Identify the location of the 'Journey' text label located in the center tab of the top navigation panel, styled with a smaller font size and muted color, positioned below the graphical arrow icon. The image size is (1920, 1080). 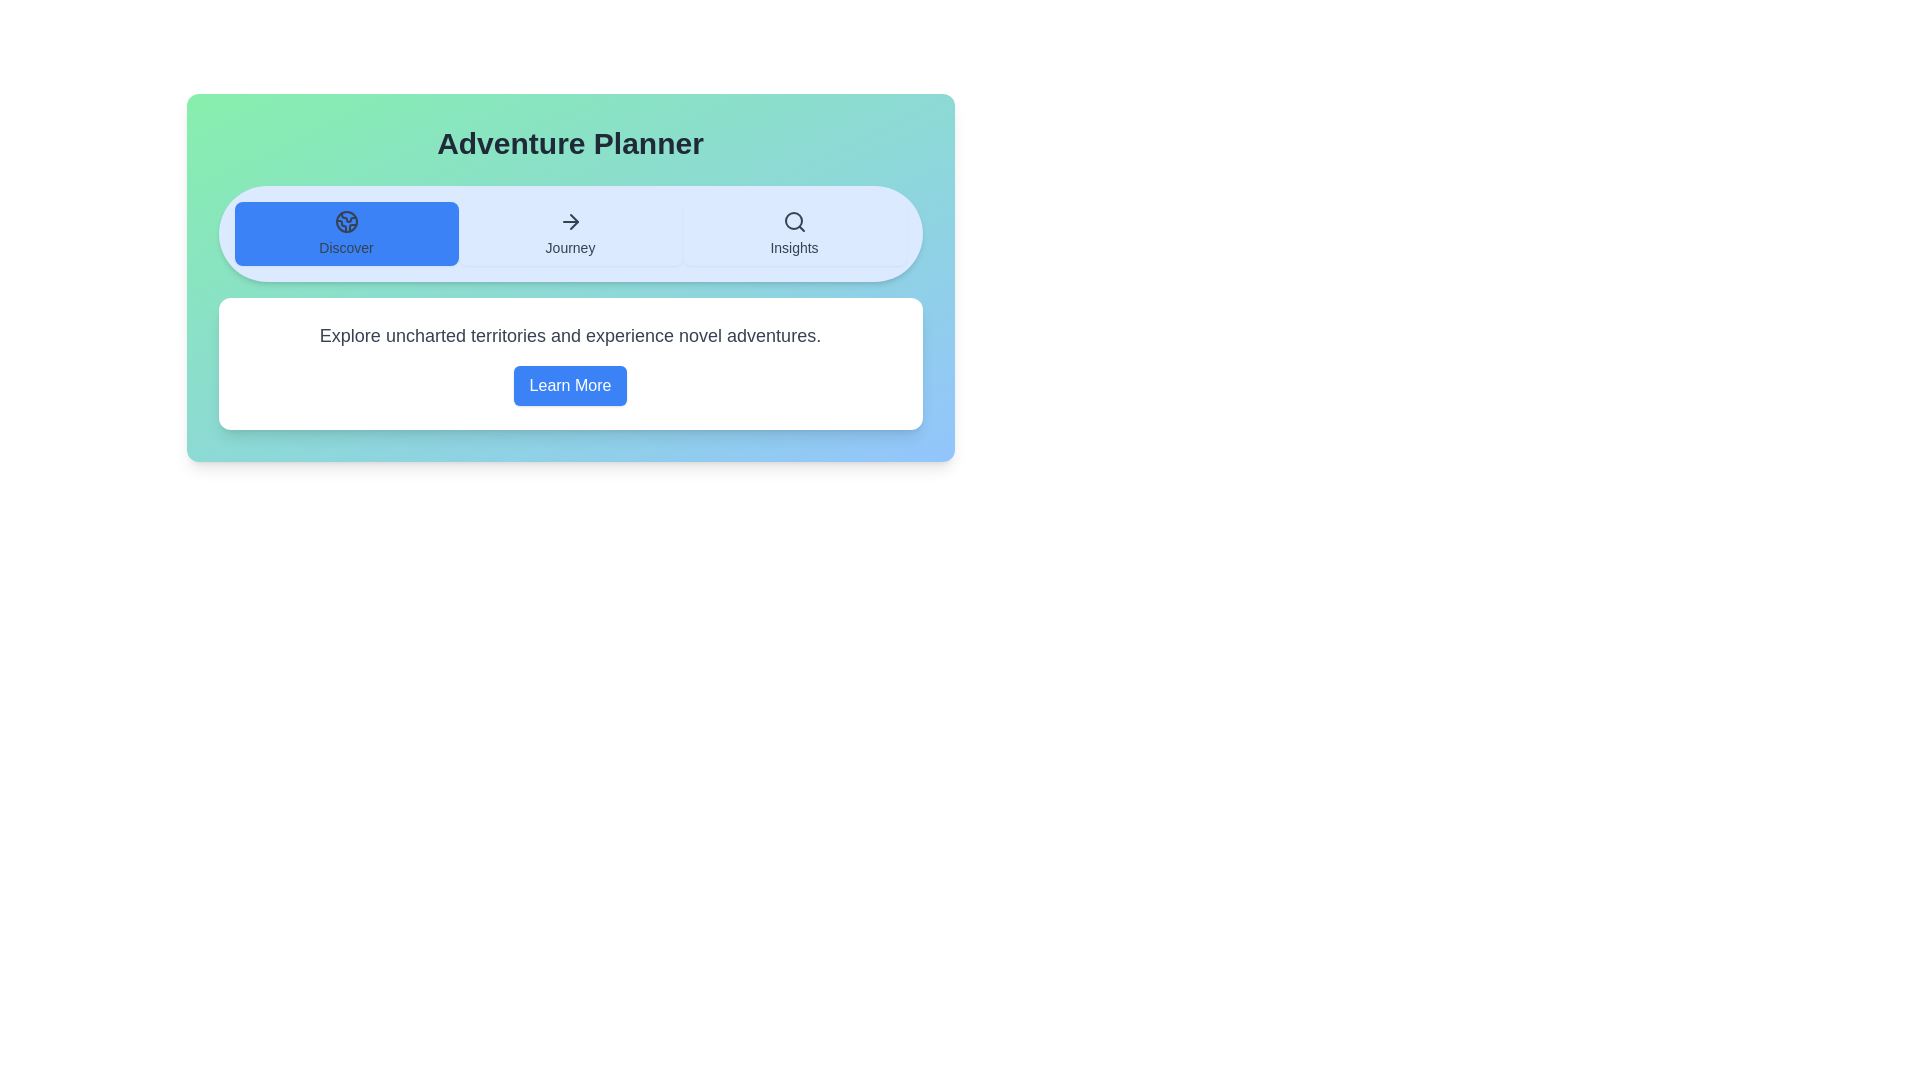
(569, 246).